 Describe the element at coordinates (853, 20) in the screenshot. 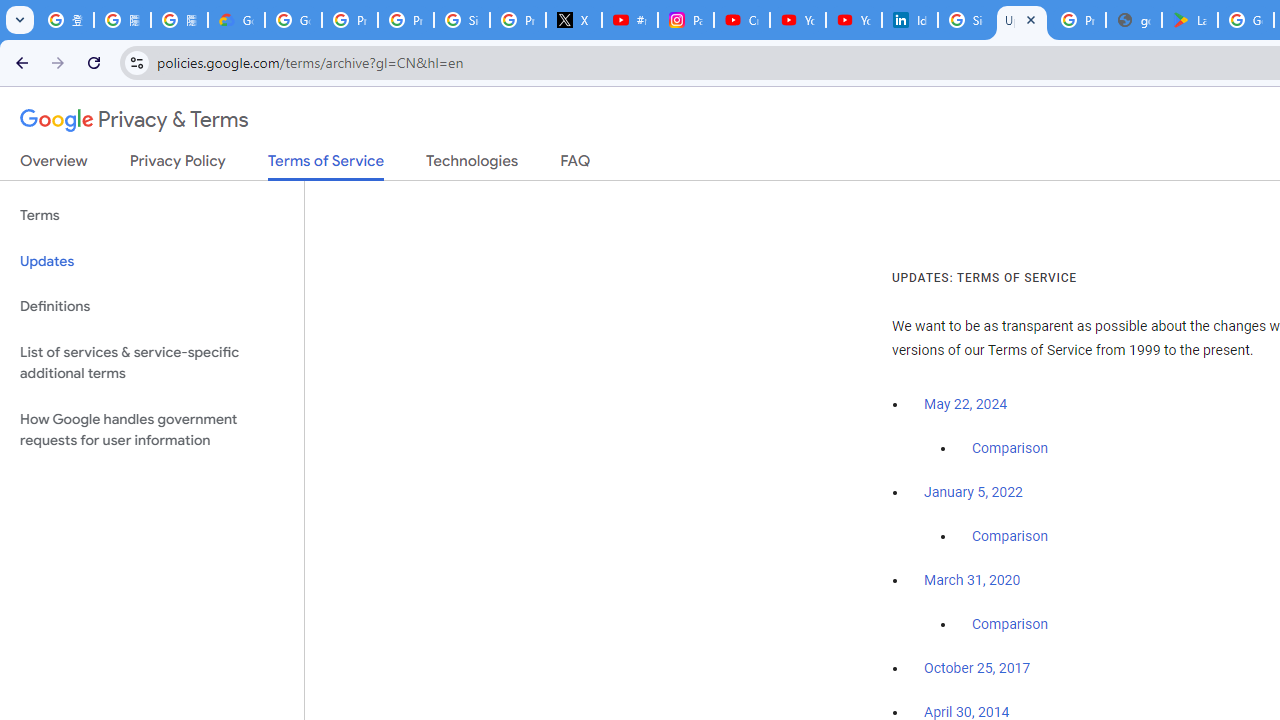

I see `'YouTube Culture & Trends - YouTube Top 10, 2021'` at that location.